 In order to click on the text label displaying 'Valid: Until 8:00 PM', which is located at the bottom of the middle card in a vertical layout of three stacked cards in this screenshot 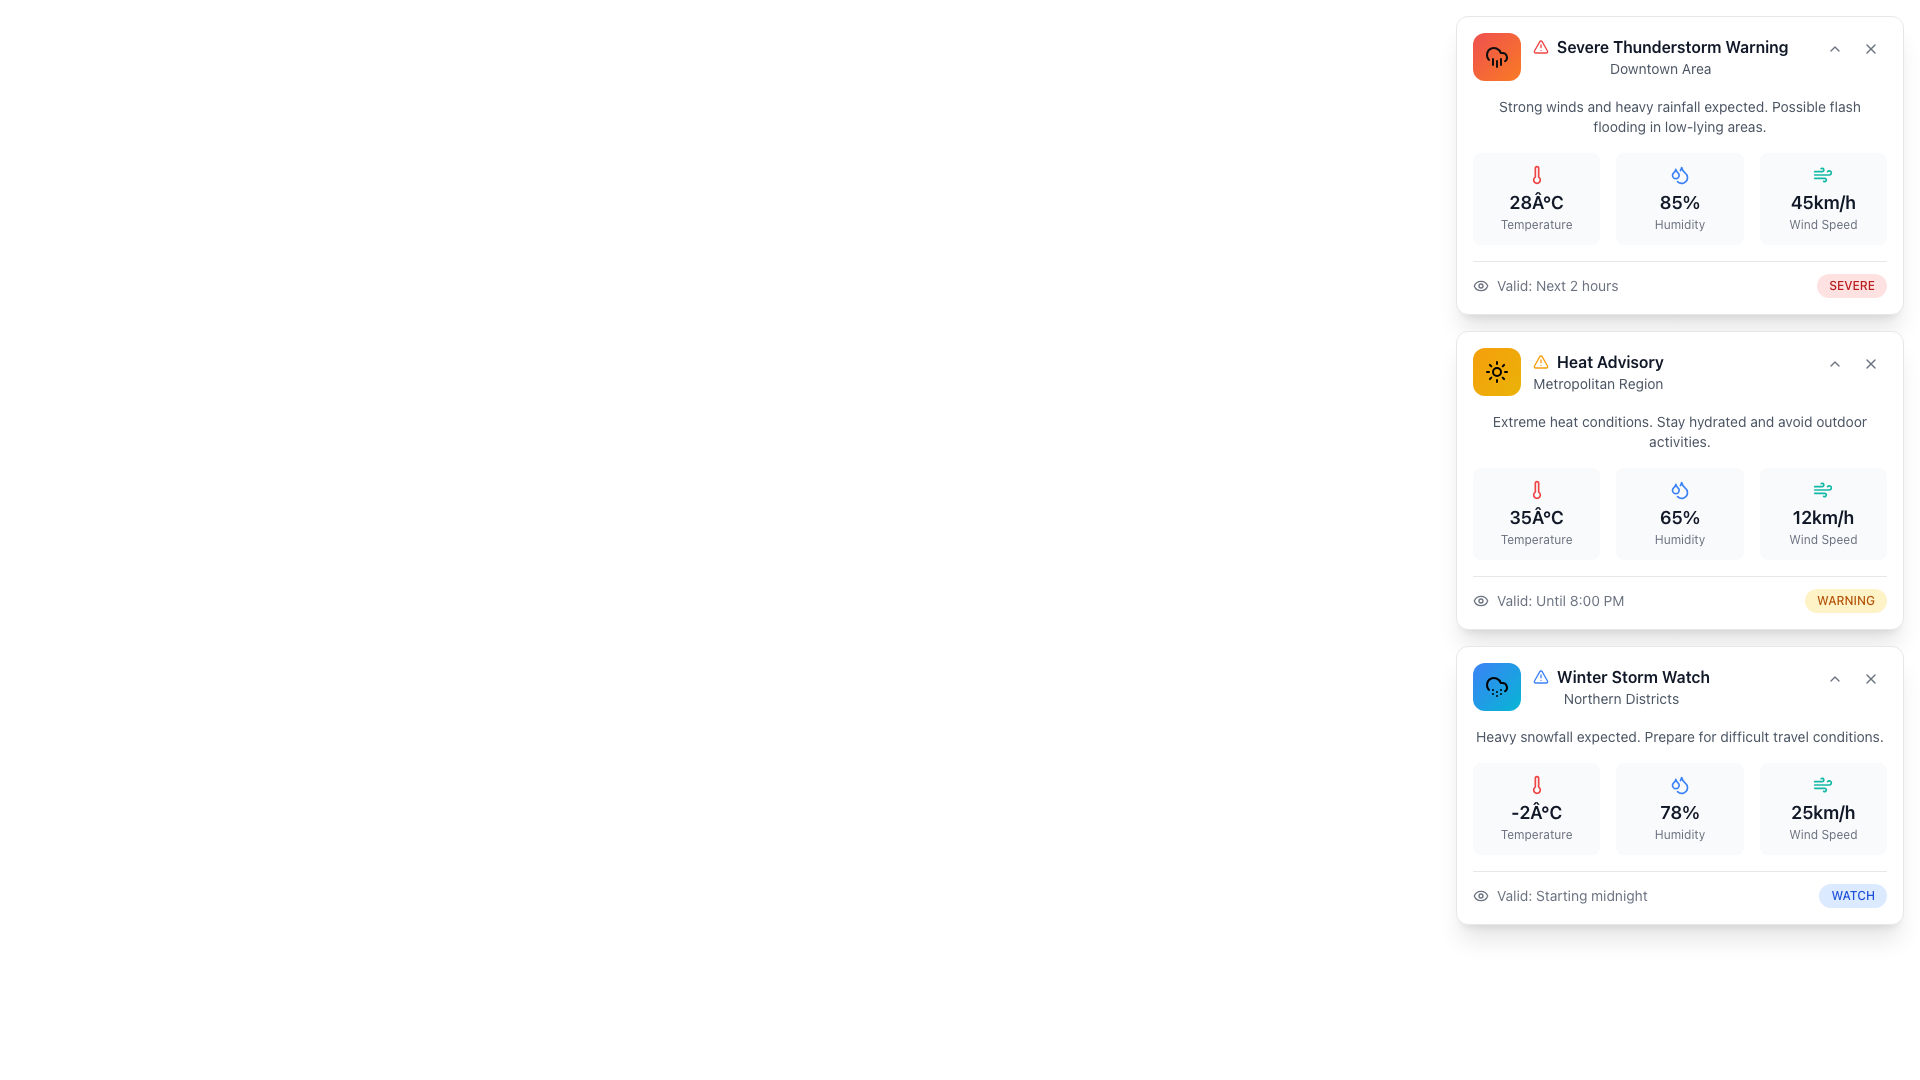, I will do `click(1559, 600)`.